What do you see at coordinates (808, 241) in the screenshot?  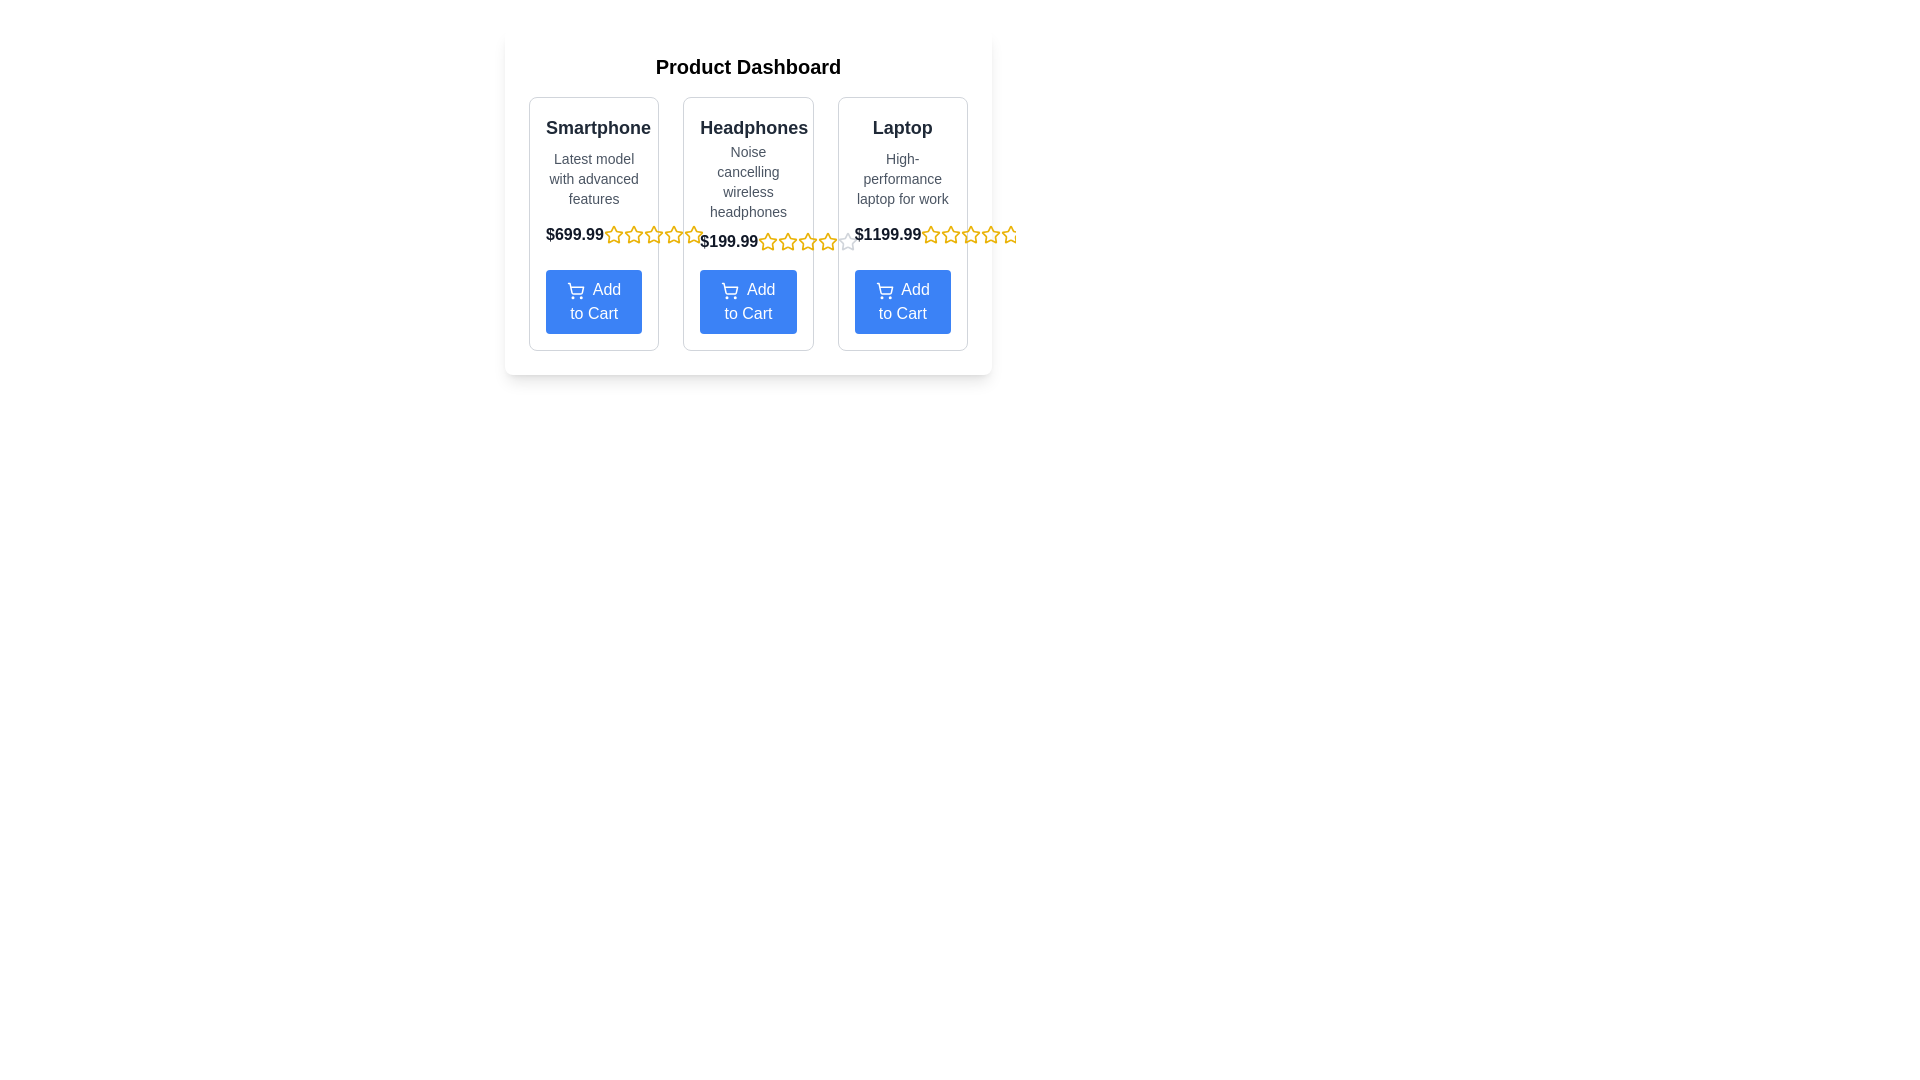 I see `the active yellow third star in the row of rating stars located below the price label '$199.99' to rate the product` at bounding box center [808, 241].